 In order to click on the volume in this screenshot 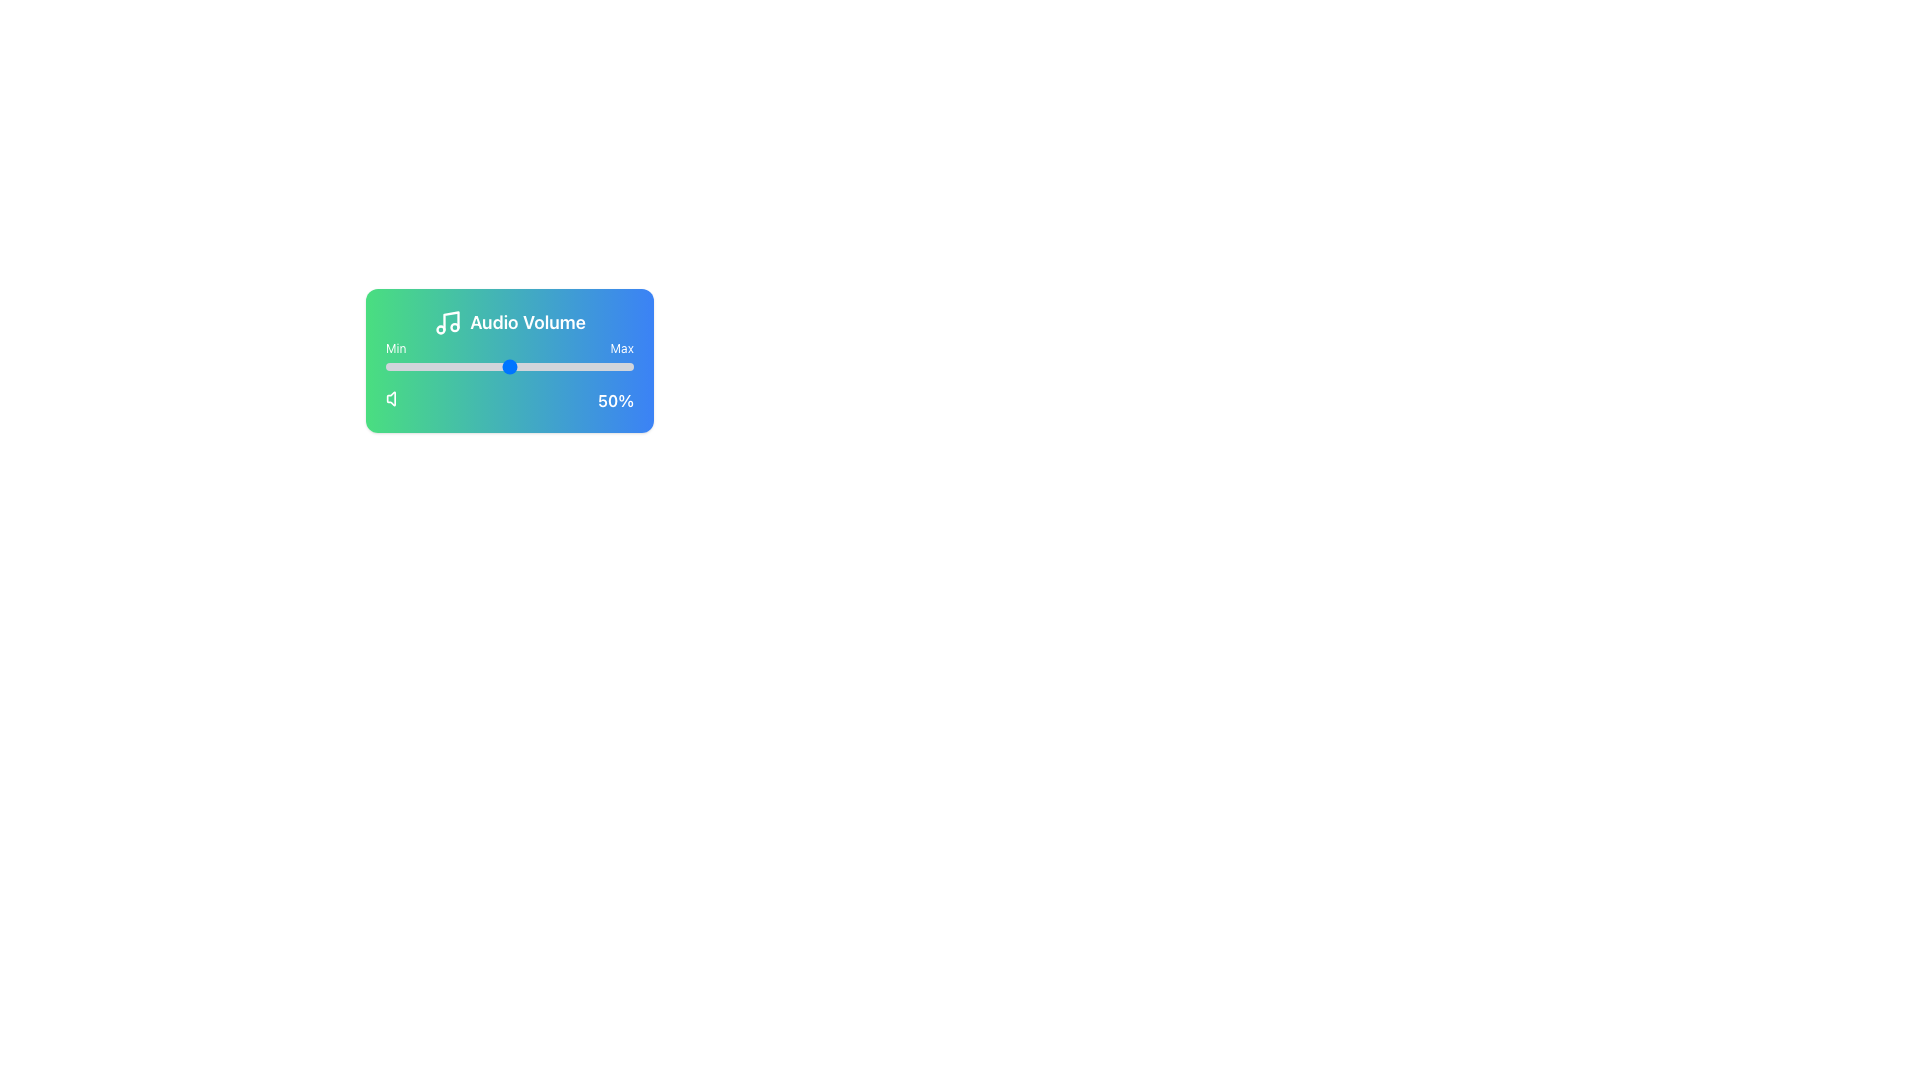, I will do `click(393, 366)`.